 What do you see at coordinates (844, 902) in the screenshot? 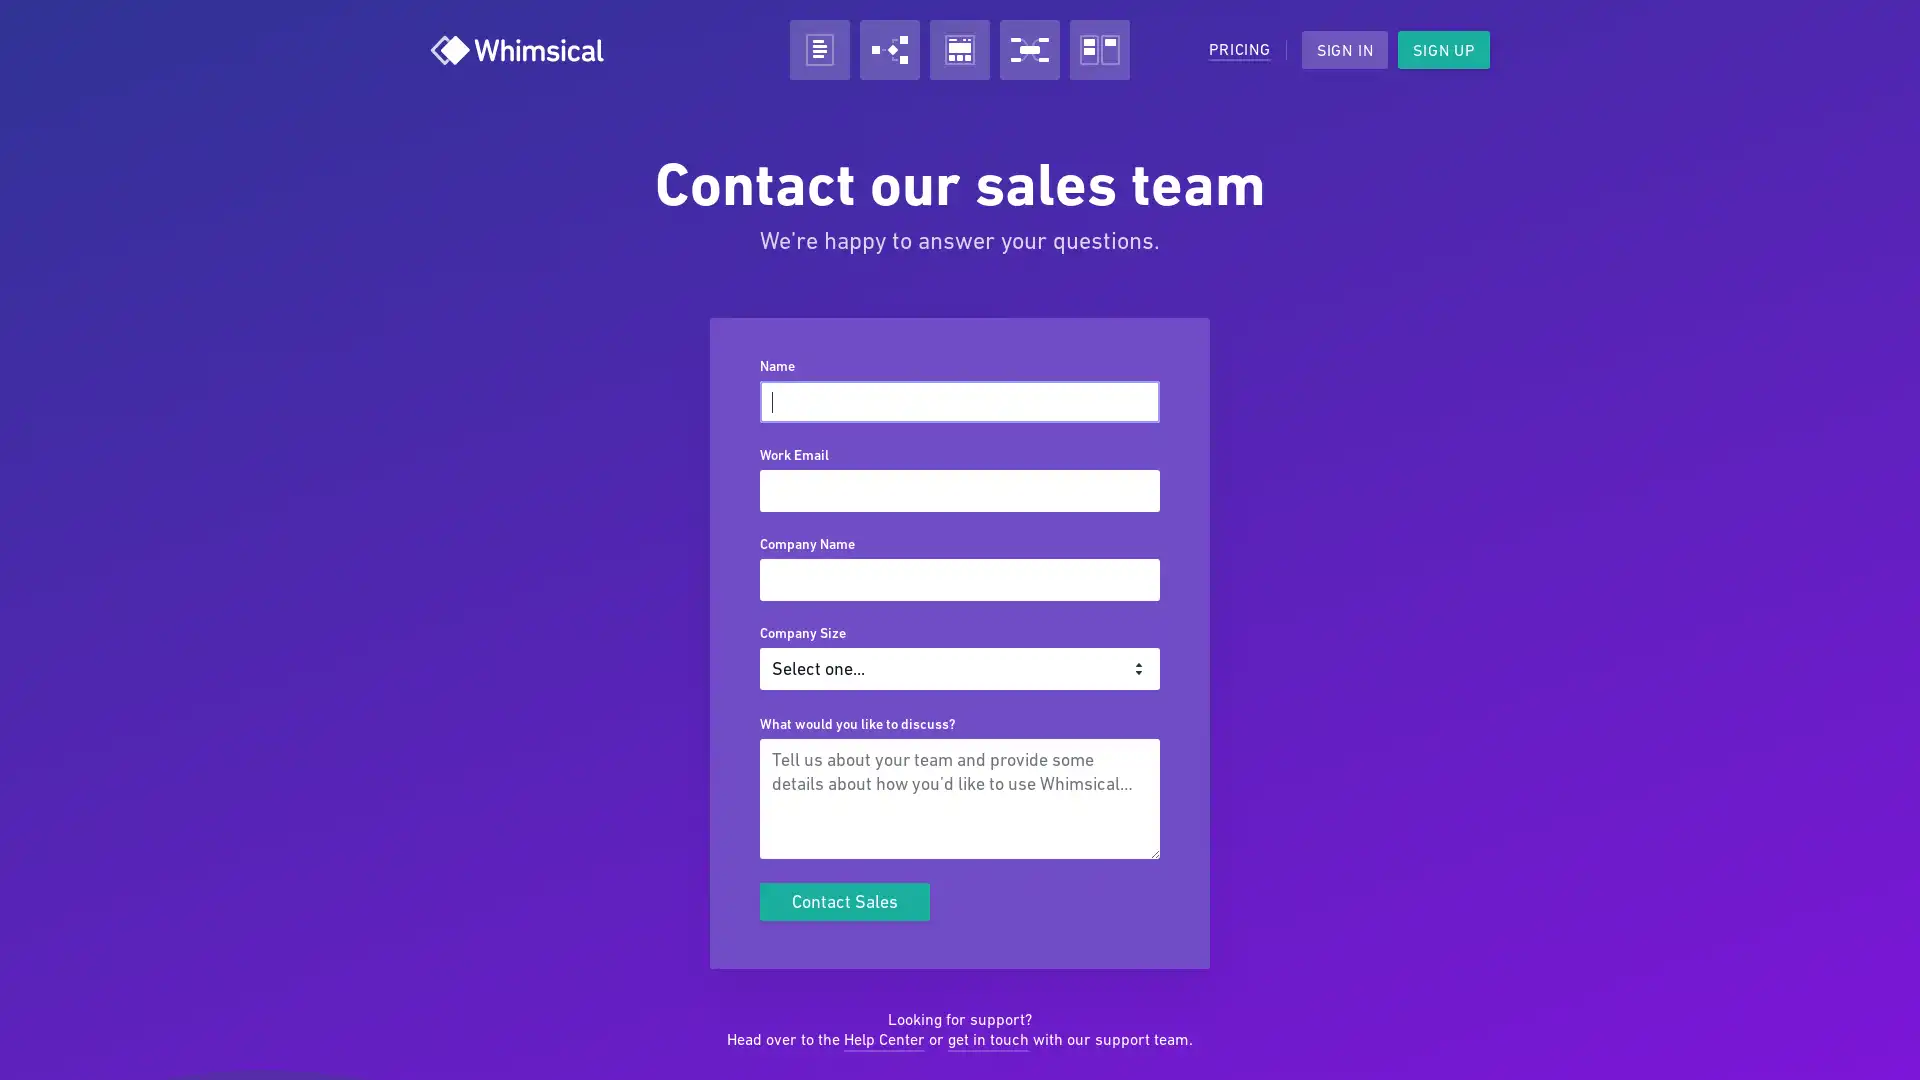
I see `Contact Sales` at bounding box center [844, 902].